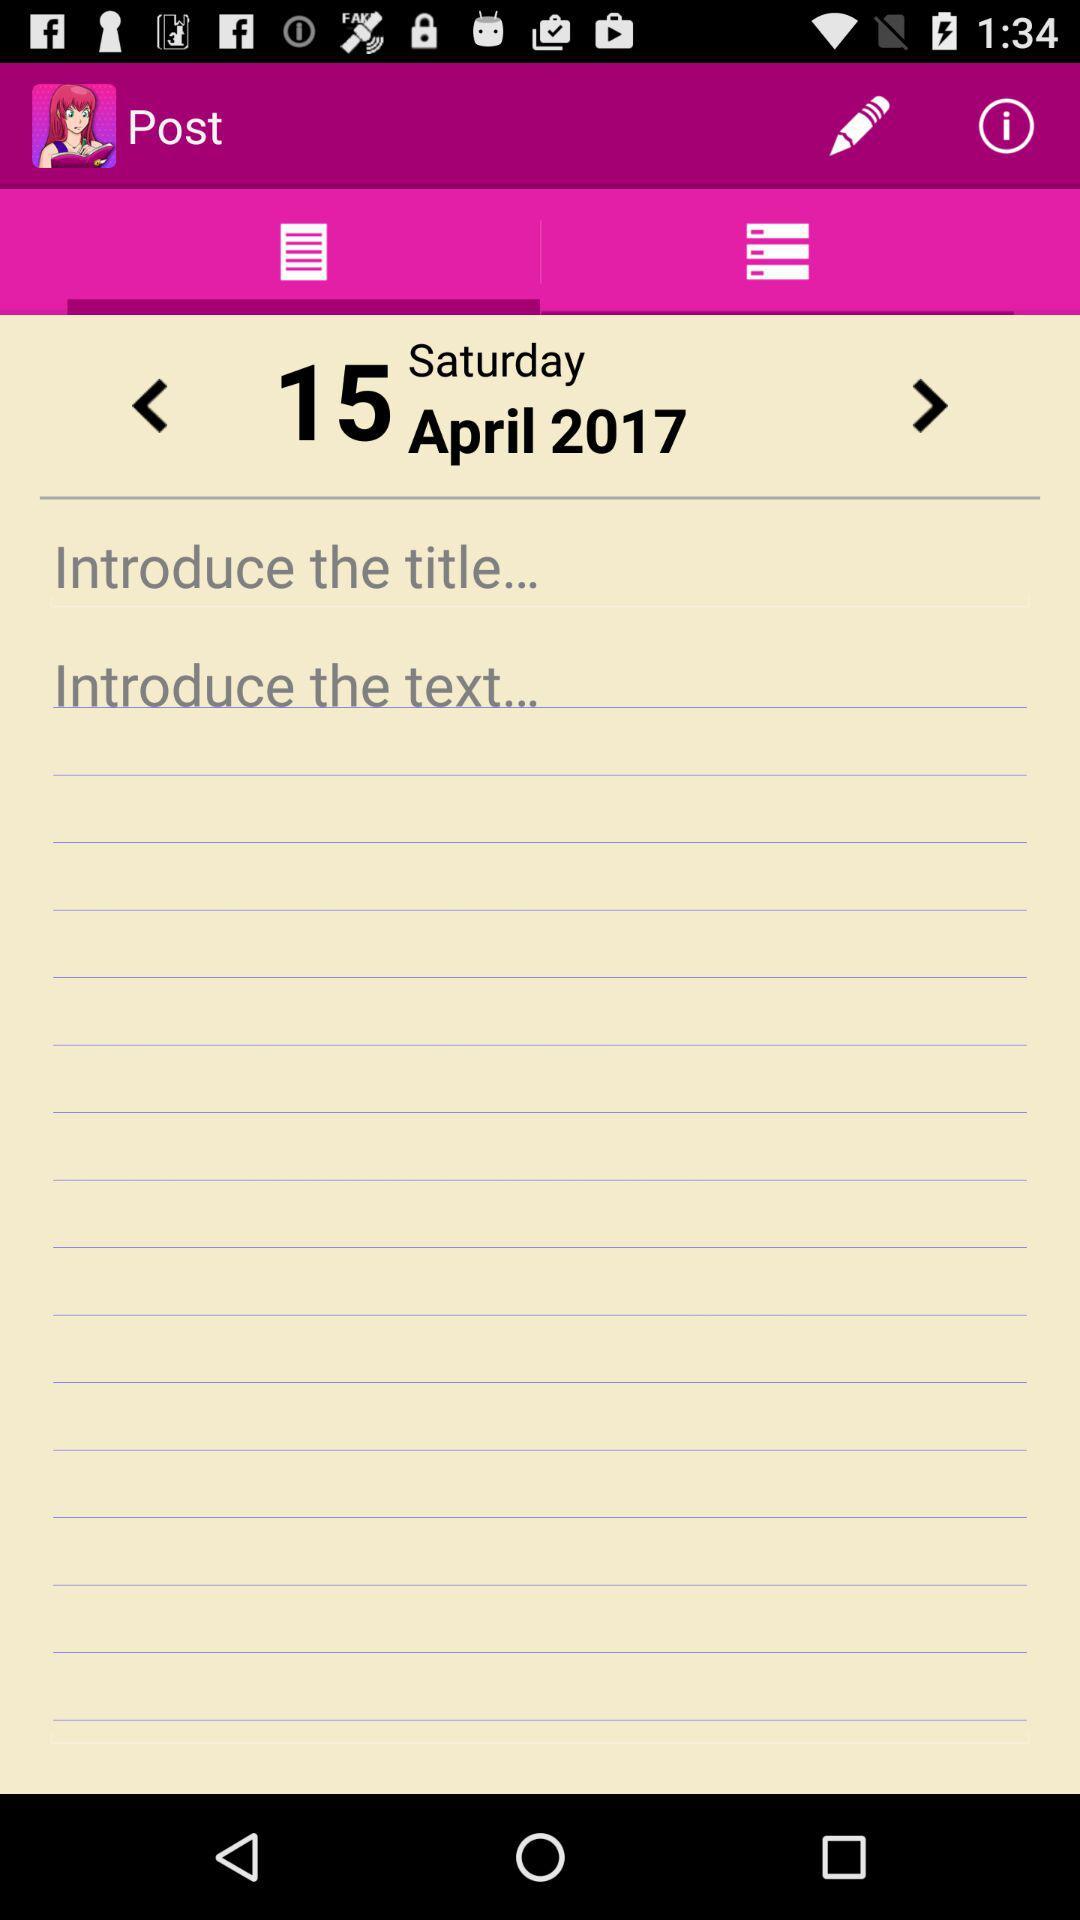 The height and width of the screenshot is (1920, 1080). What do you see at coordinates (148, 404) in the screenshot?
I see `previous day` at bounding box center [148, 404].